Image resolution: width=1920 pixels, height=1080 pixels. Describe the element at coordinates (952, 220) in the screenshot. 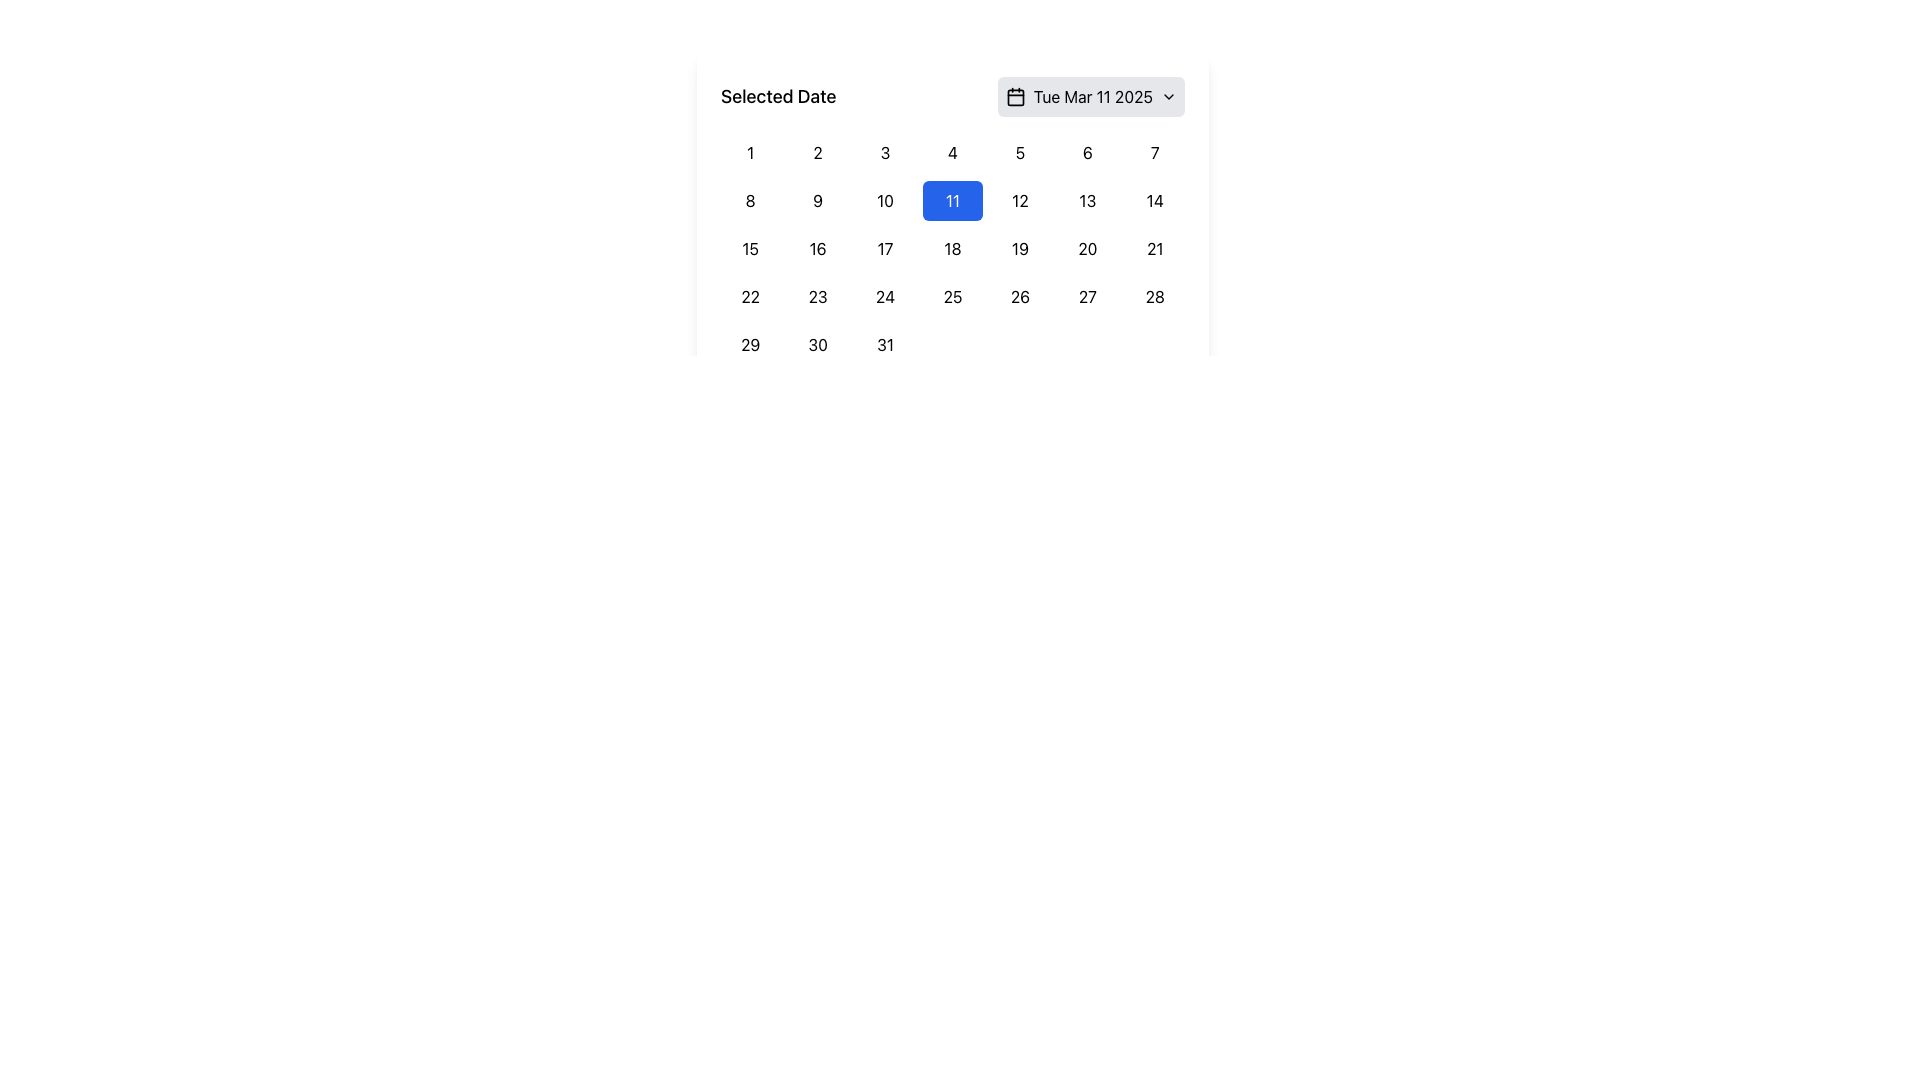

I see `the '11' button in the calendar` at that location.